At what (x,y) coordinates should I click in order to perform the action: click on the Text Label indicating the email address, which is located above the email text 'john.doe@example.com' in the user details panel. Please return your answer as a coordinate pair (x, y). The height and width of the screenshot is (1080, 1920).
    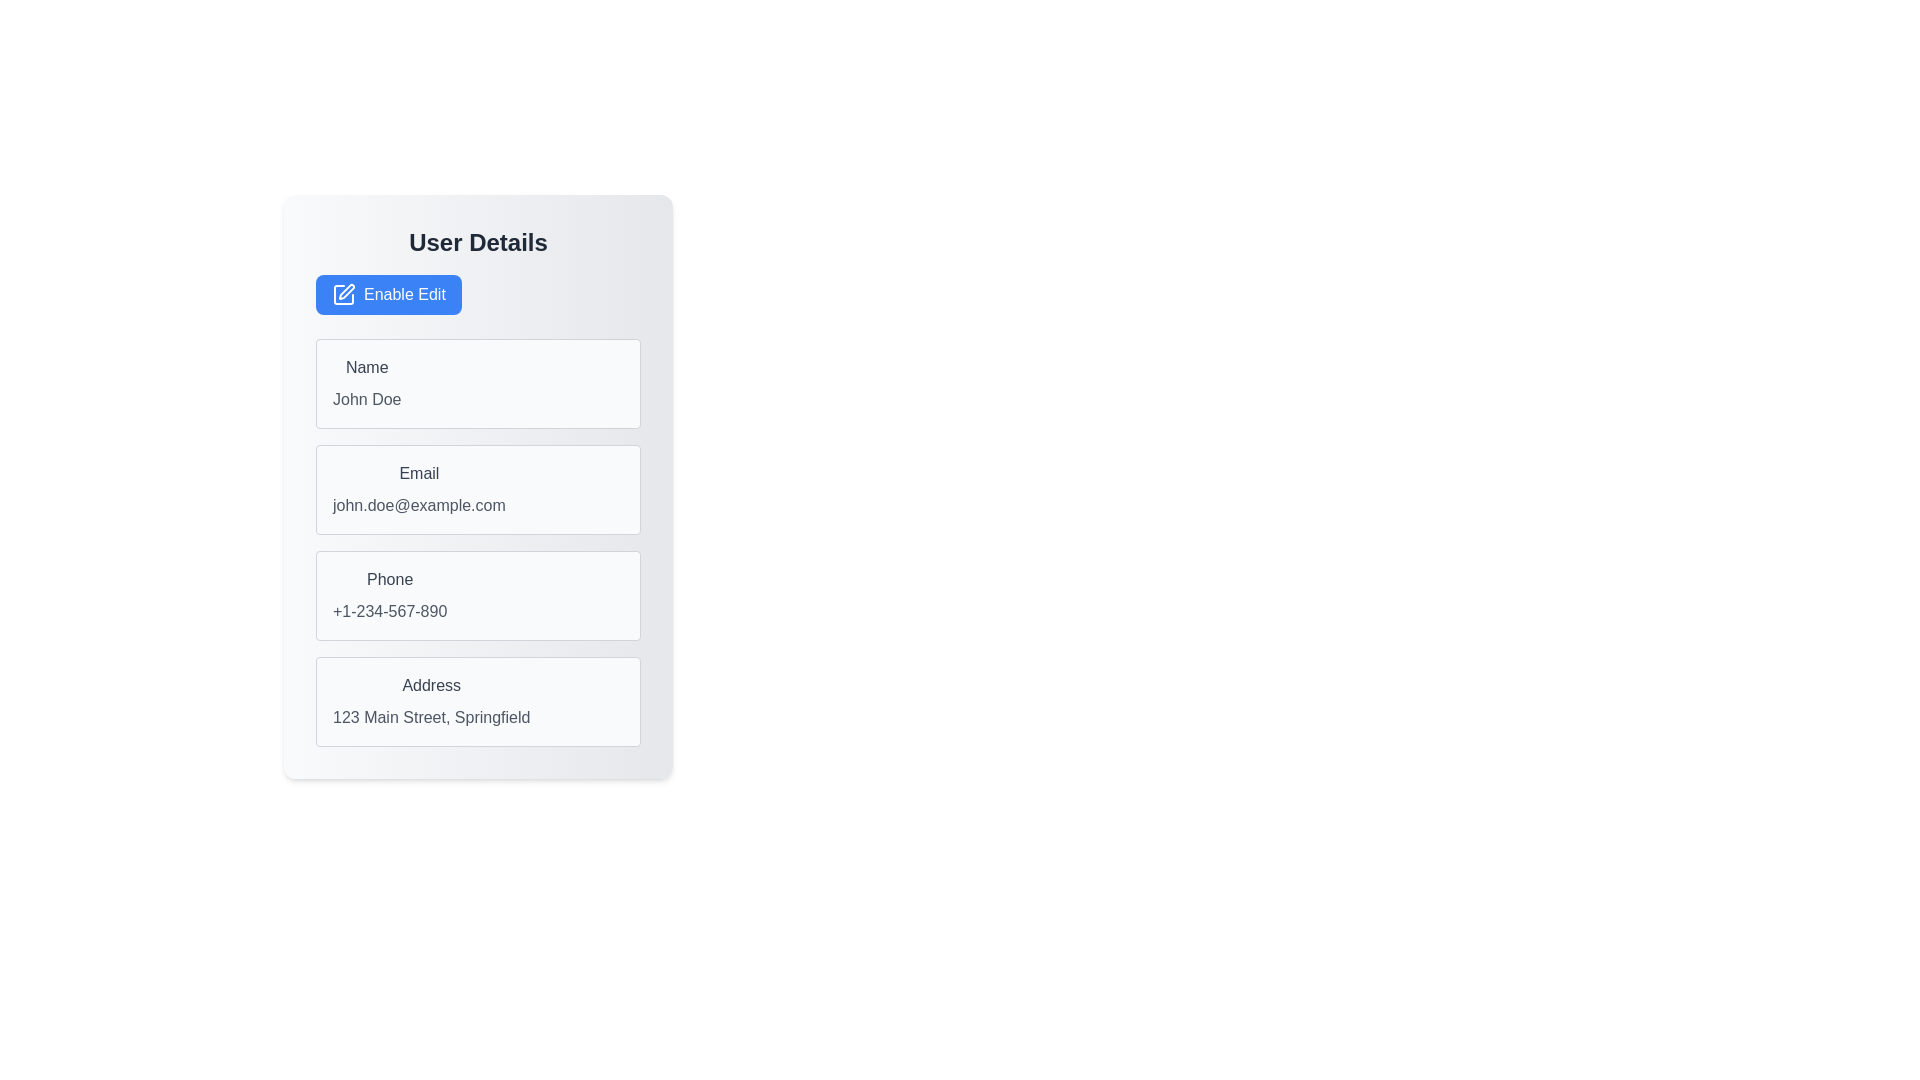
    Looking at the image, I should click on (418, 474).